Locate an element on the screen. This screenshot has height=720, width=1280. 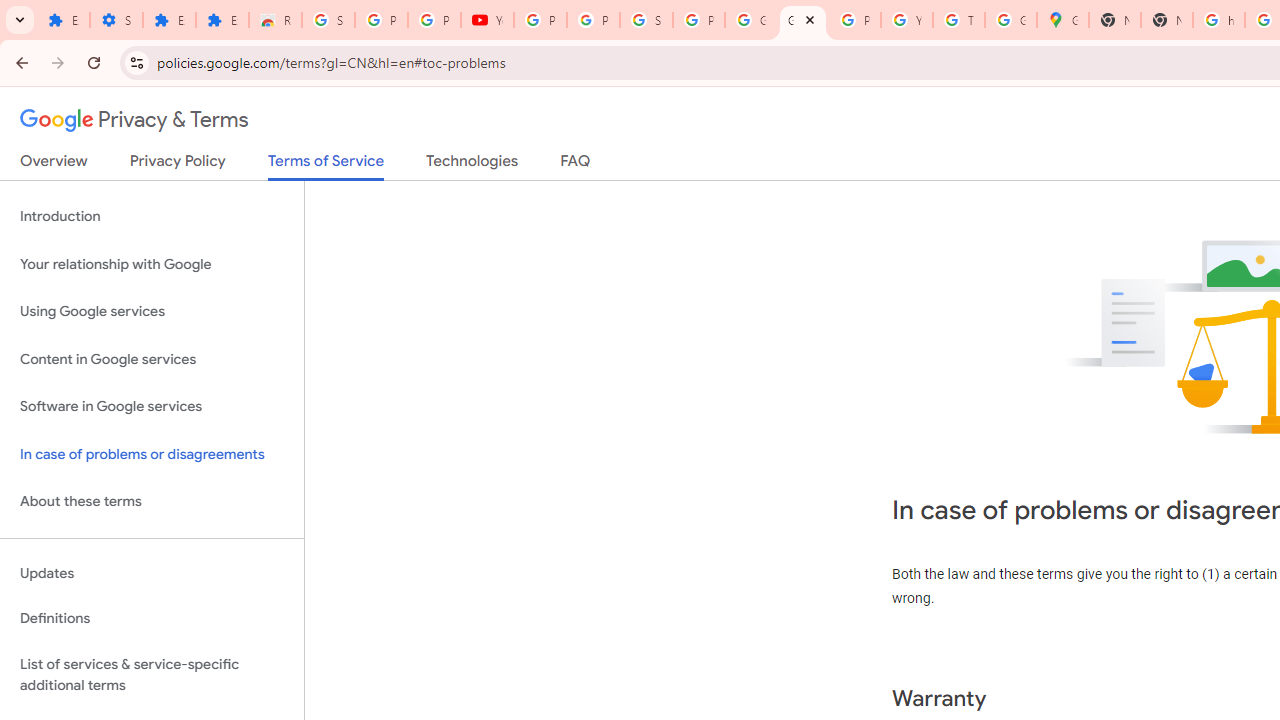
'Reviews: Helix Fruit Jump Arcade Game' is located at coordinates (274, 20).